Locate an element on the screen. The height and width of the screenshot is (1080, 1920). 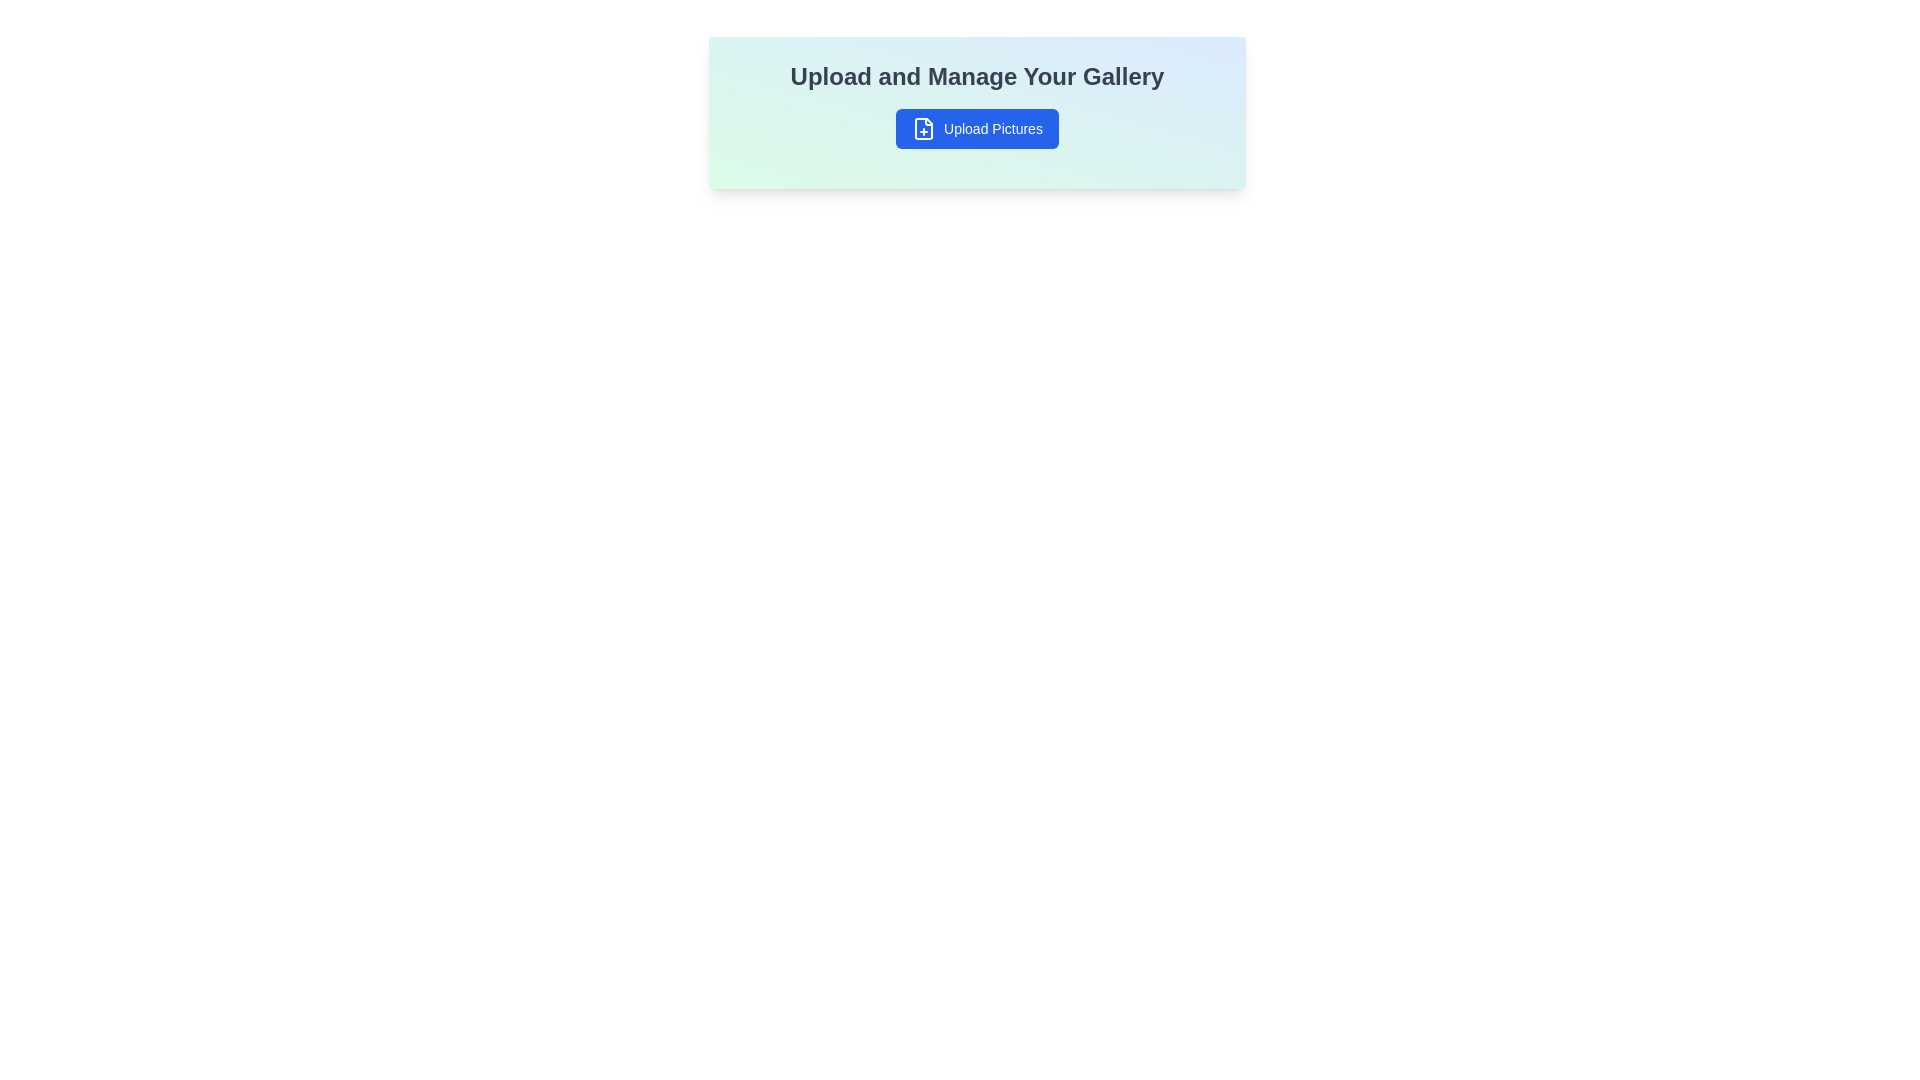
the SVG Icon within the 'Upload Pictures' button, which indicates the function to upload or manage files is located at coordinates (923, 128).